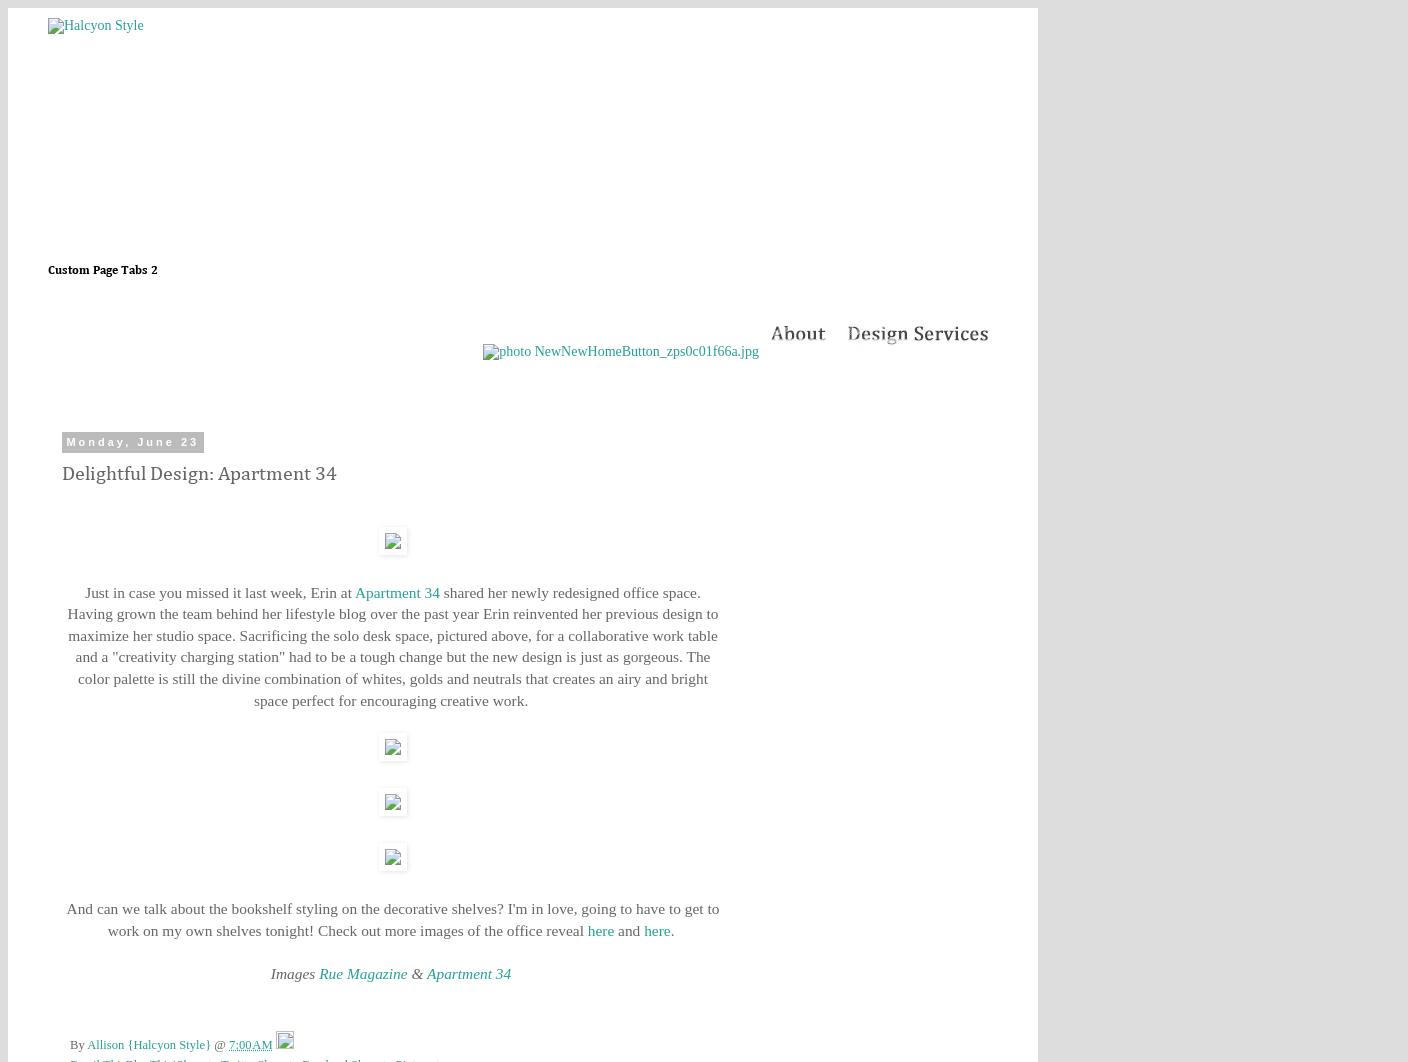 The height and width of the screenshot is (1062, 1408). I want to click on '@', so click(213, 1043).